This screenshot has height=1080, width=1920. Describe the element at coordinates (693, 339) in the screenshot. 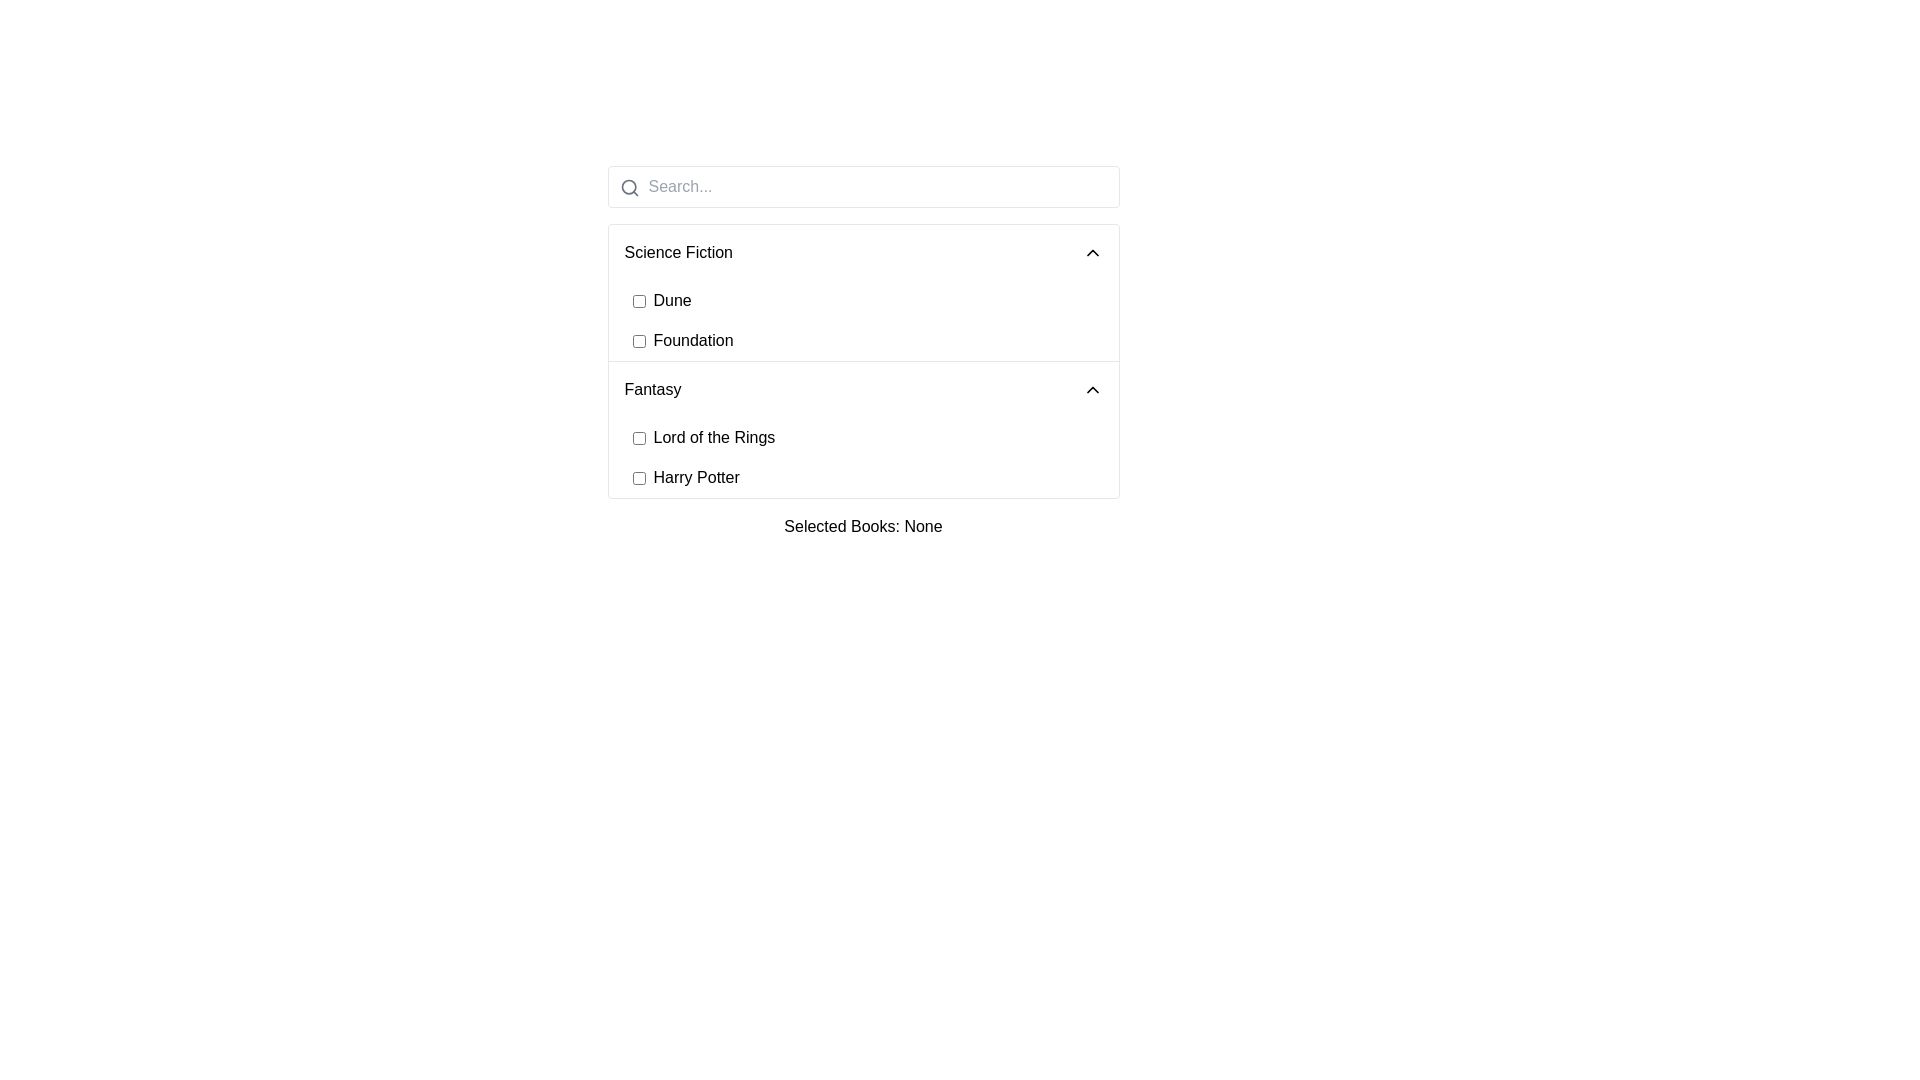

I see `the text label displaying 'Foundation' to focus, which is associated with the second checkbox under the 'Science Fiction' category` at that location.